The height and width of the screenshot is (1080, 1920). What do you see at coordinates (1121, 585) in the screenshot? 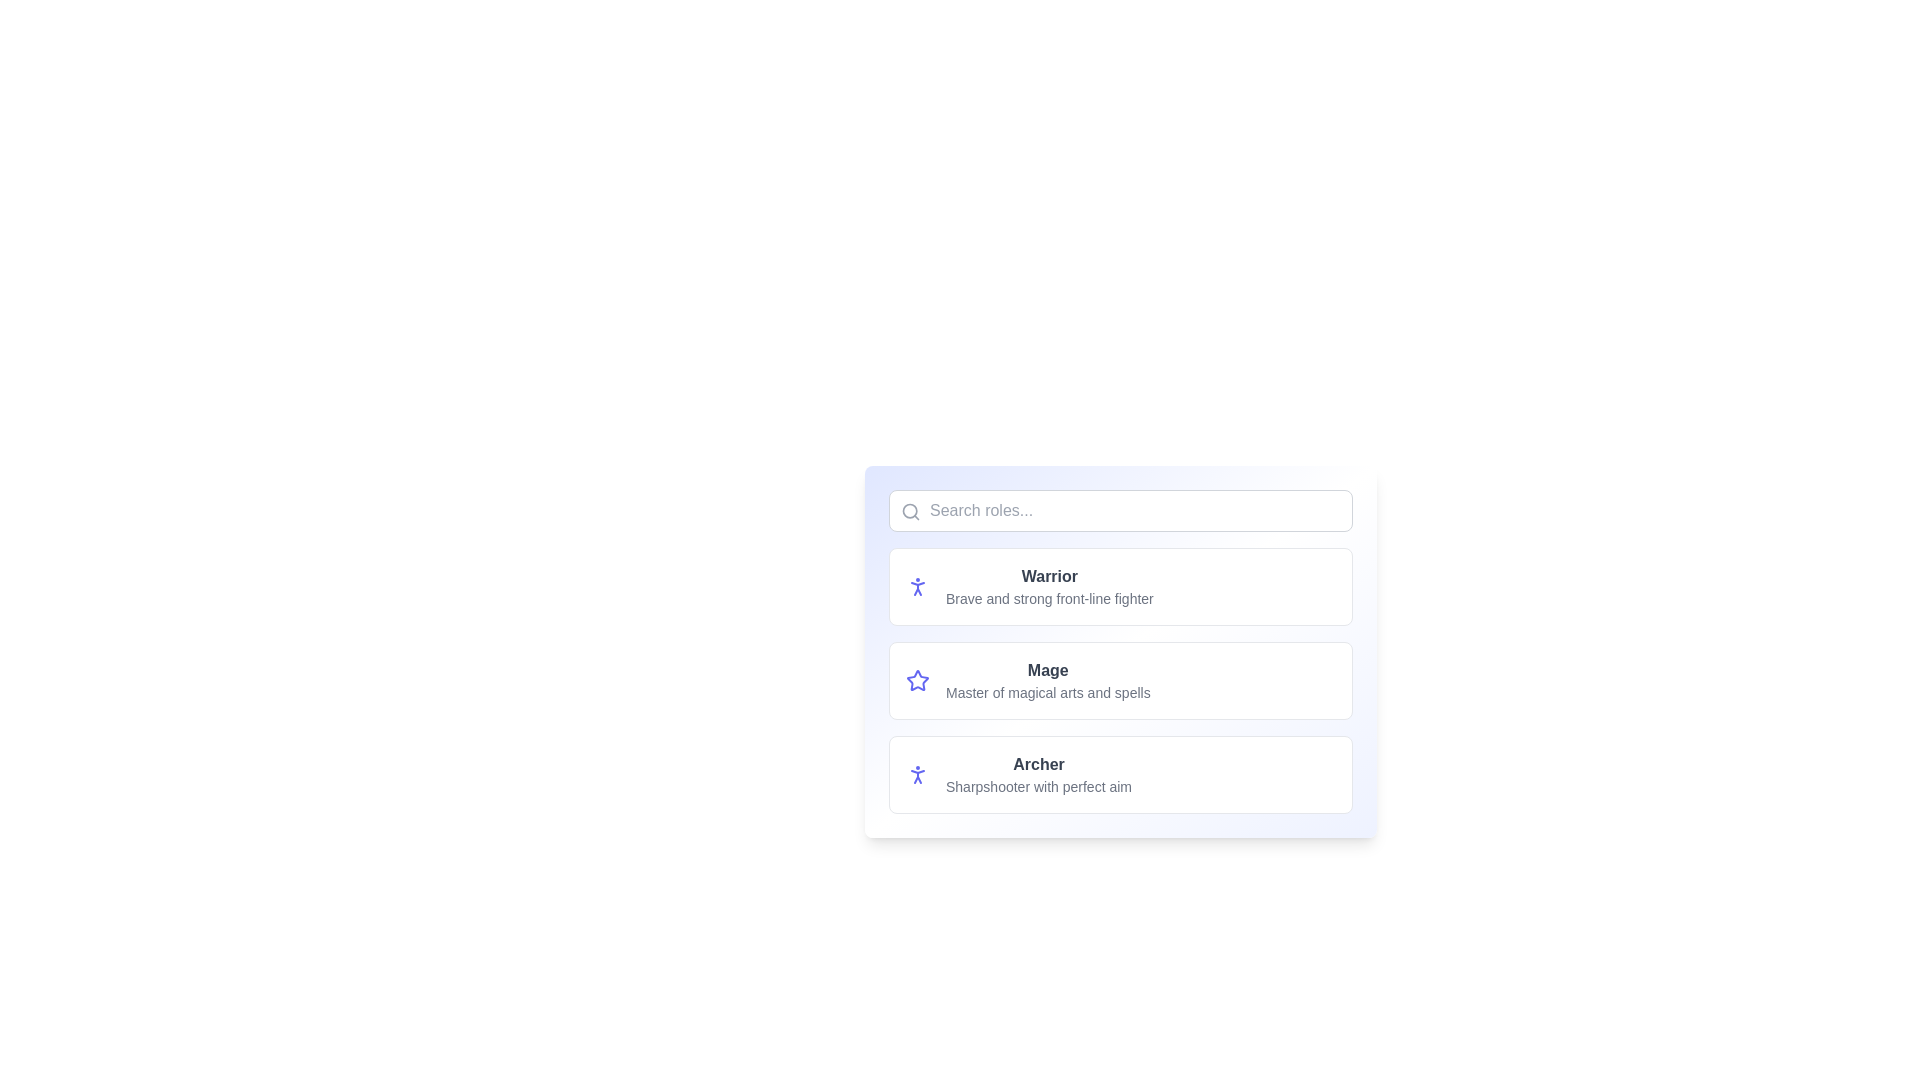
I see `the role option element labeled 'Warrior' for keyboard selection by moving the cursor to its center` at bounding box center [1121, 585].